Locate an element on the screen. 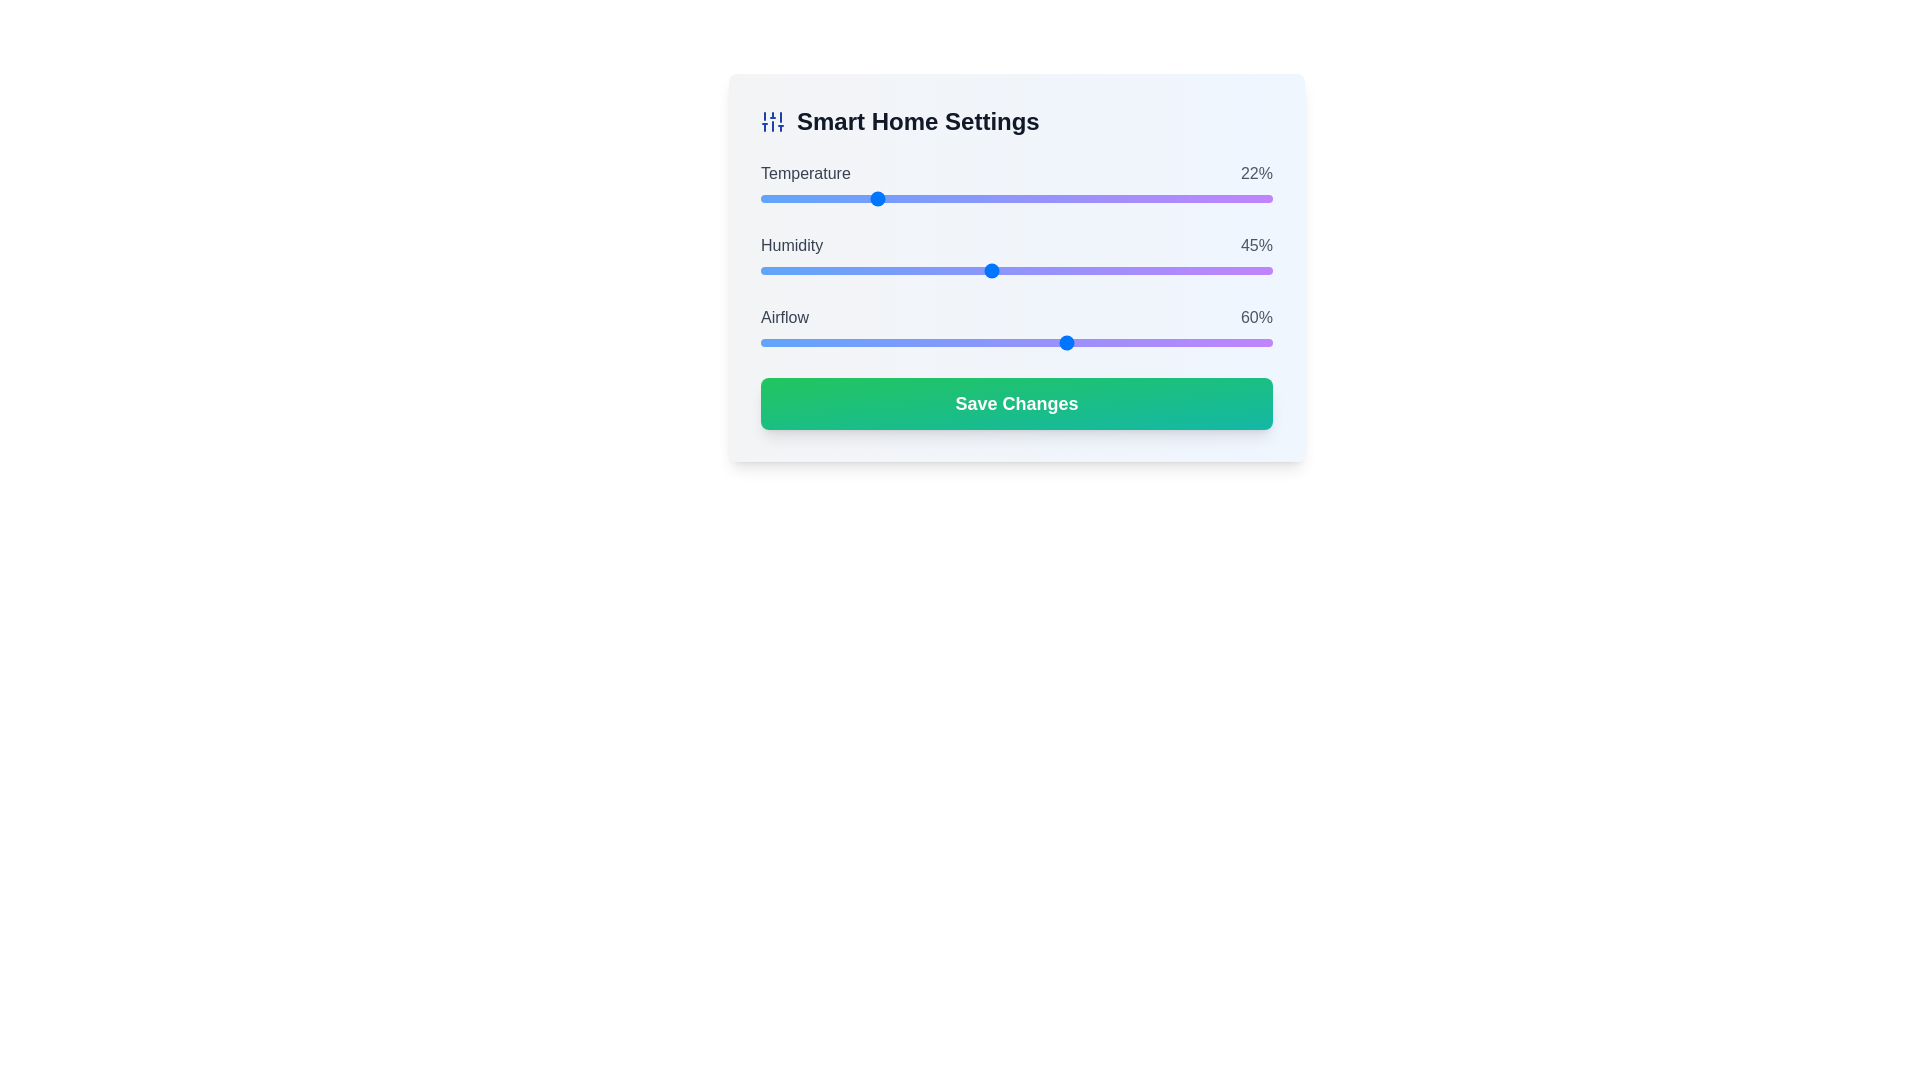 The height and width of the screenshot is (1080, 1920). the airflow is located at coordinates (801, 342).